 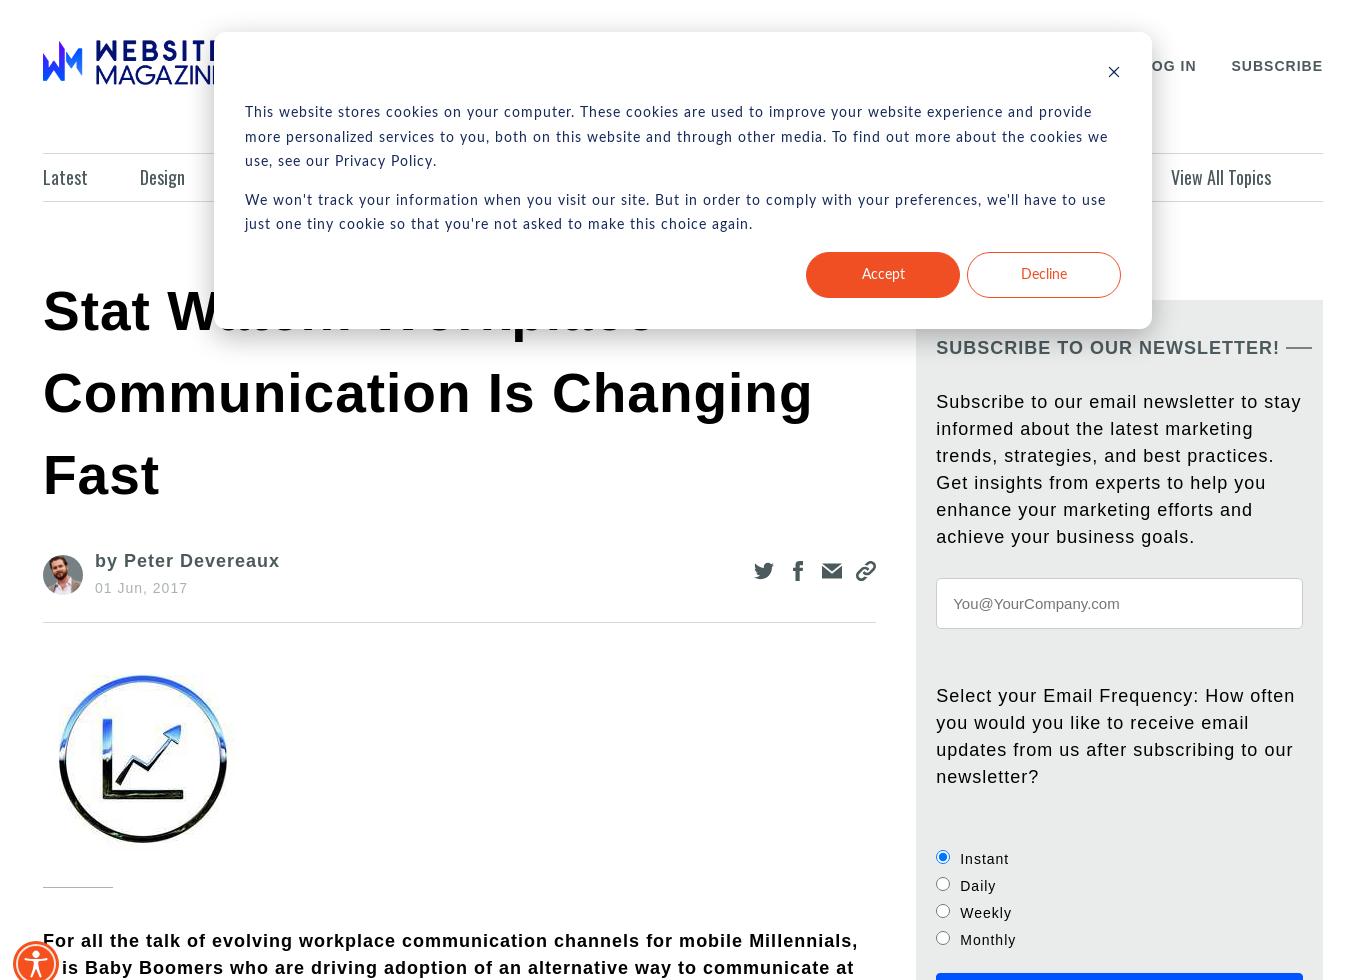 What do you see at coordinates (1219, 176) in the screenshot?
I see `'View All Topics'` at bounding box center [1219, 176].